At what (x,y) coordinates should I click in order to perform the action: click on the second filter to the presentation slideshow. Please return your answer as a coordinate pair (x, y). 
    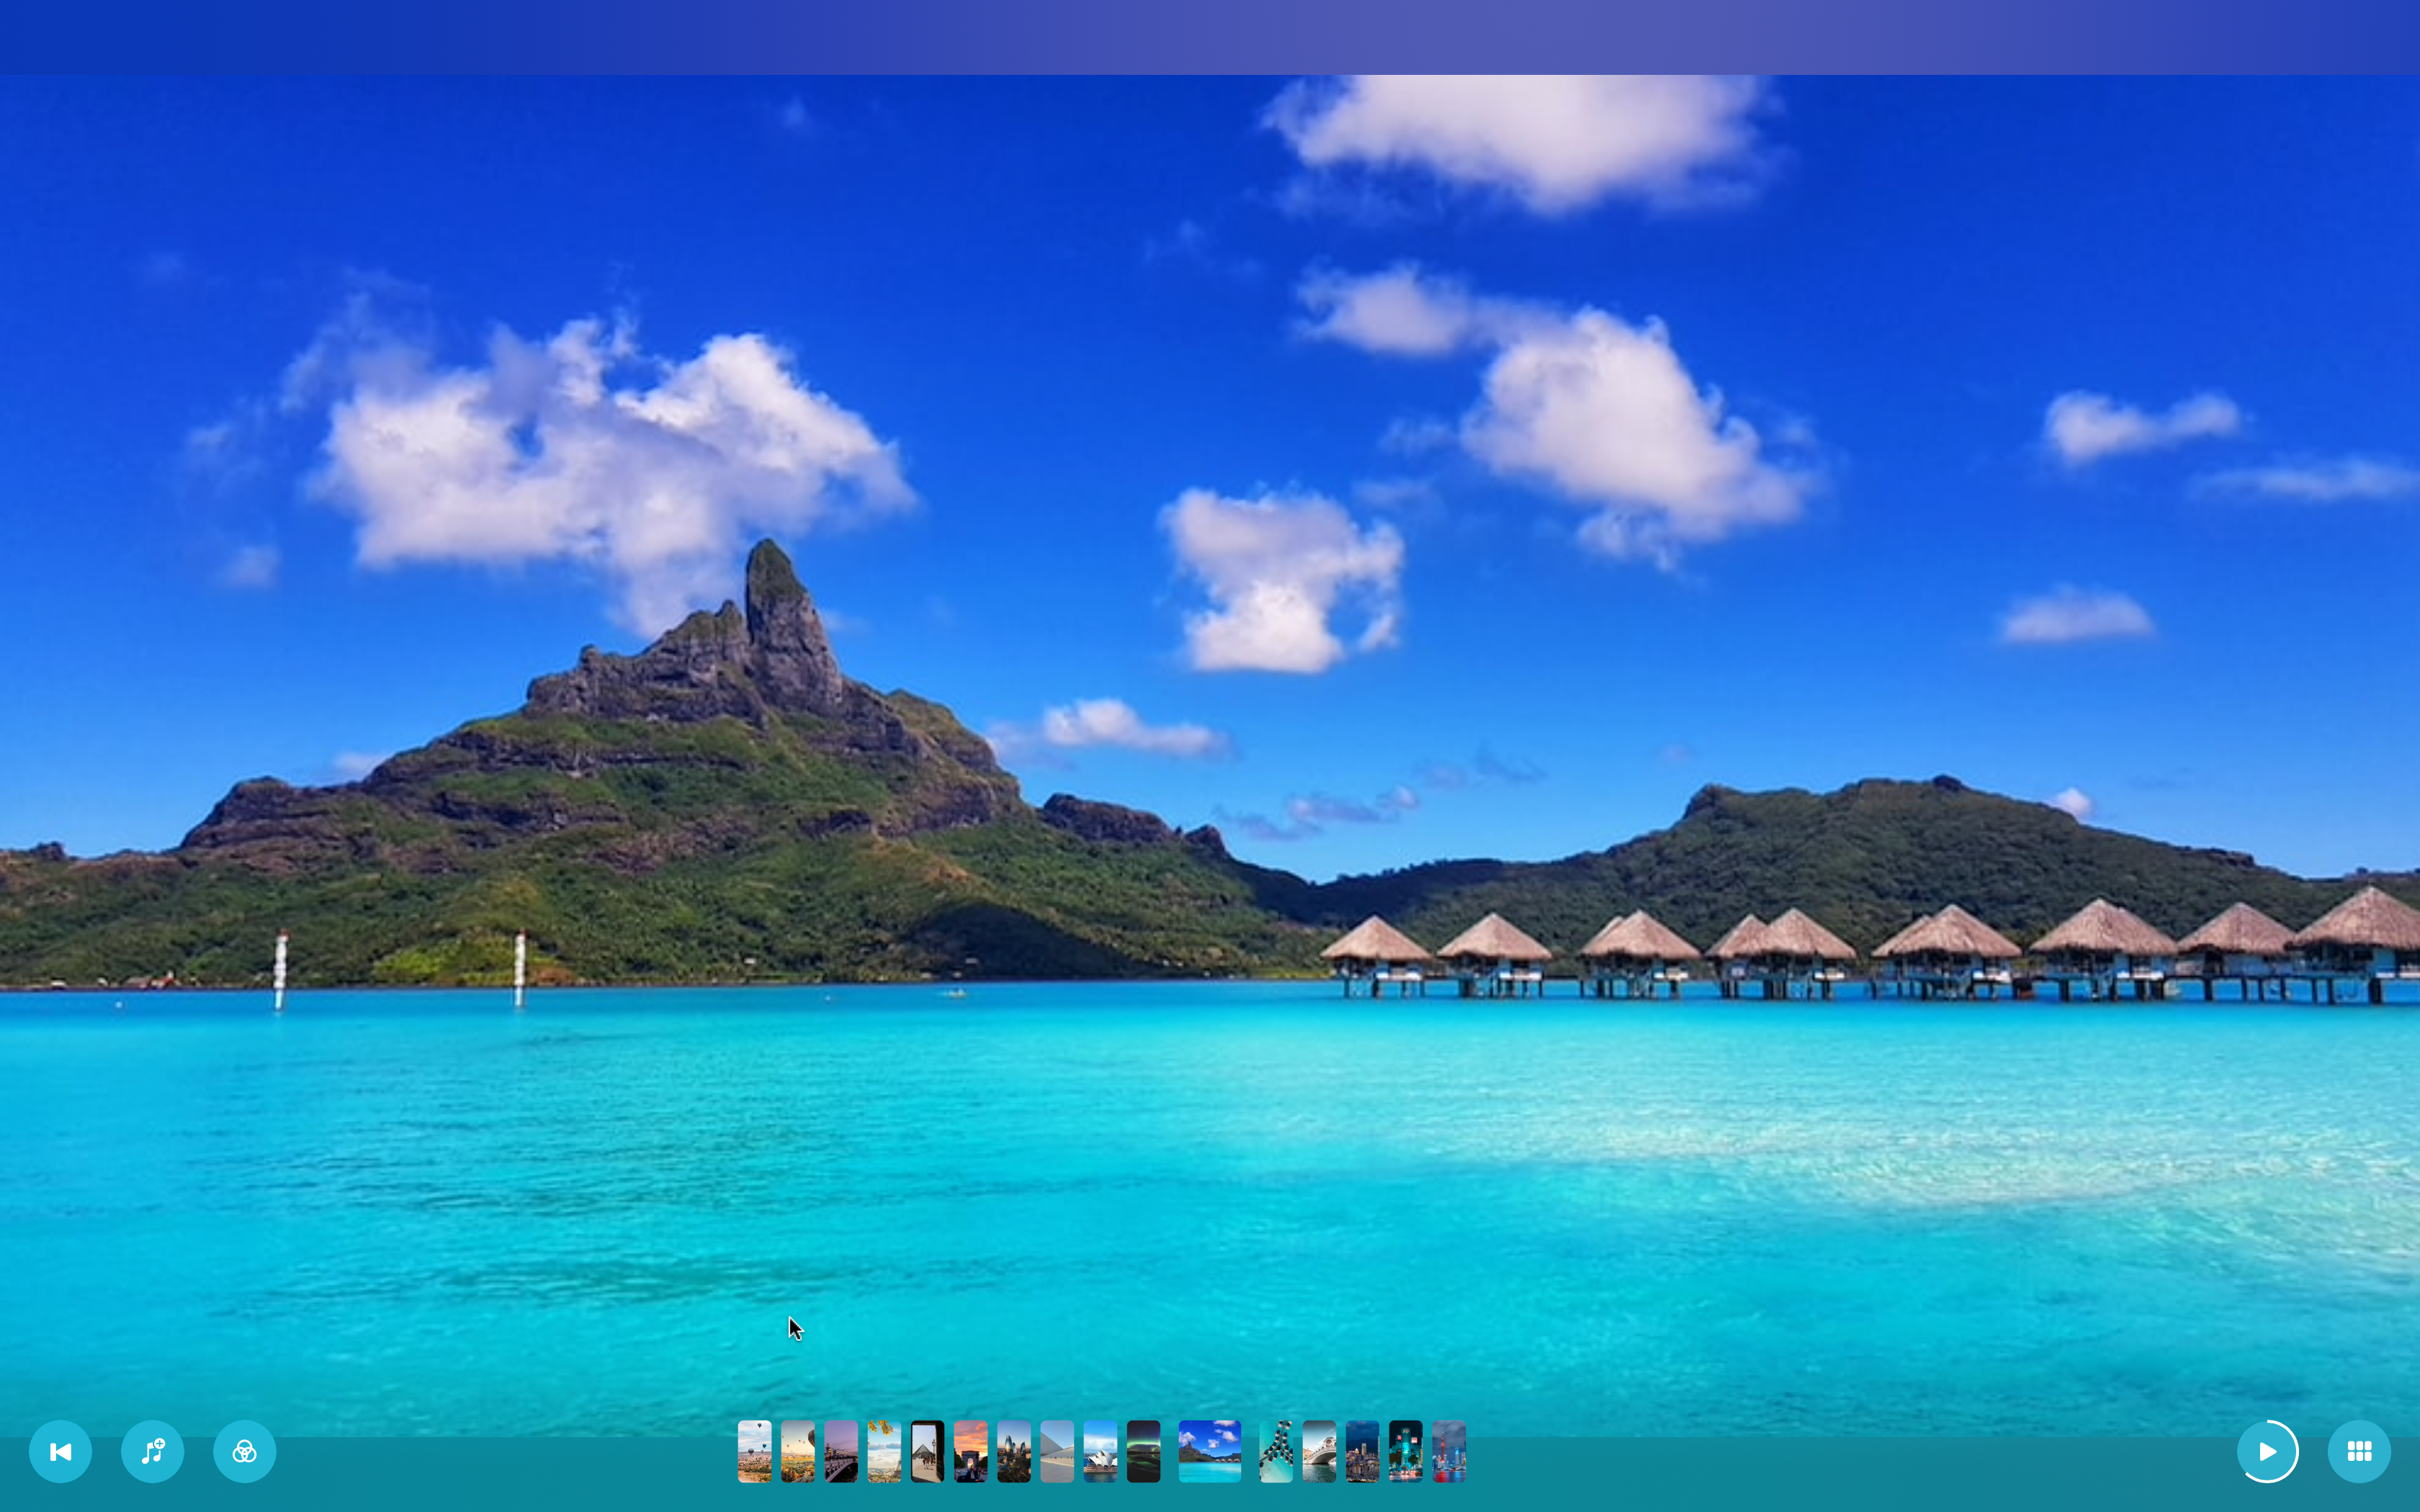
    Looking at the image, I should click on (245, 1450).